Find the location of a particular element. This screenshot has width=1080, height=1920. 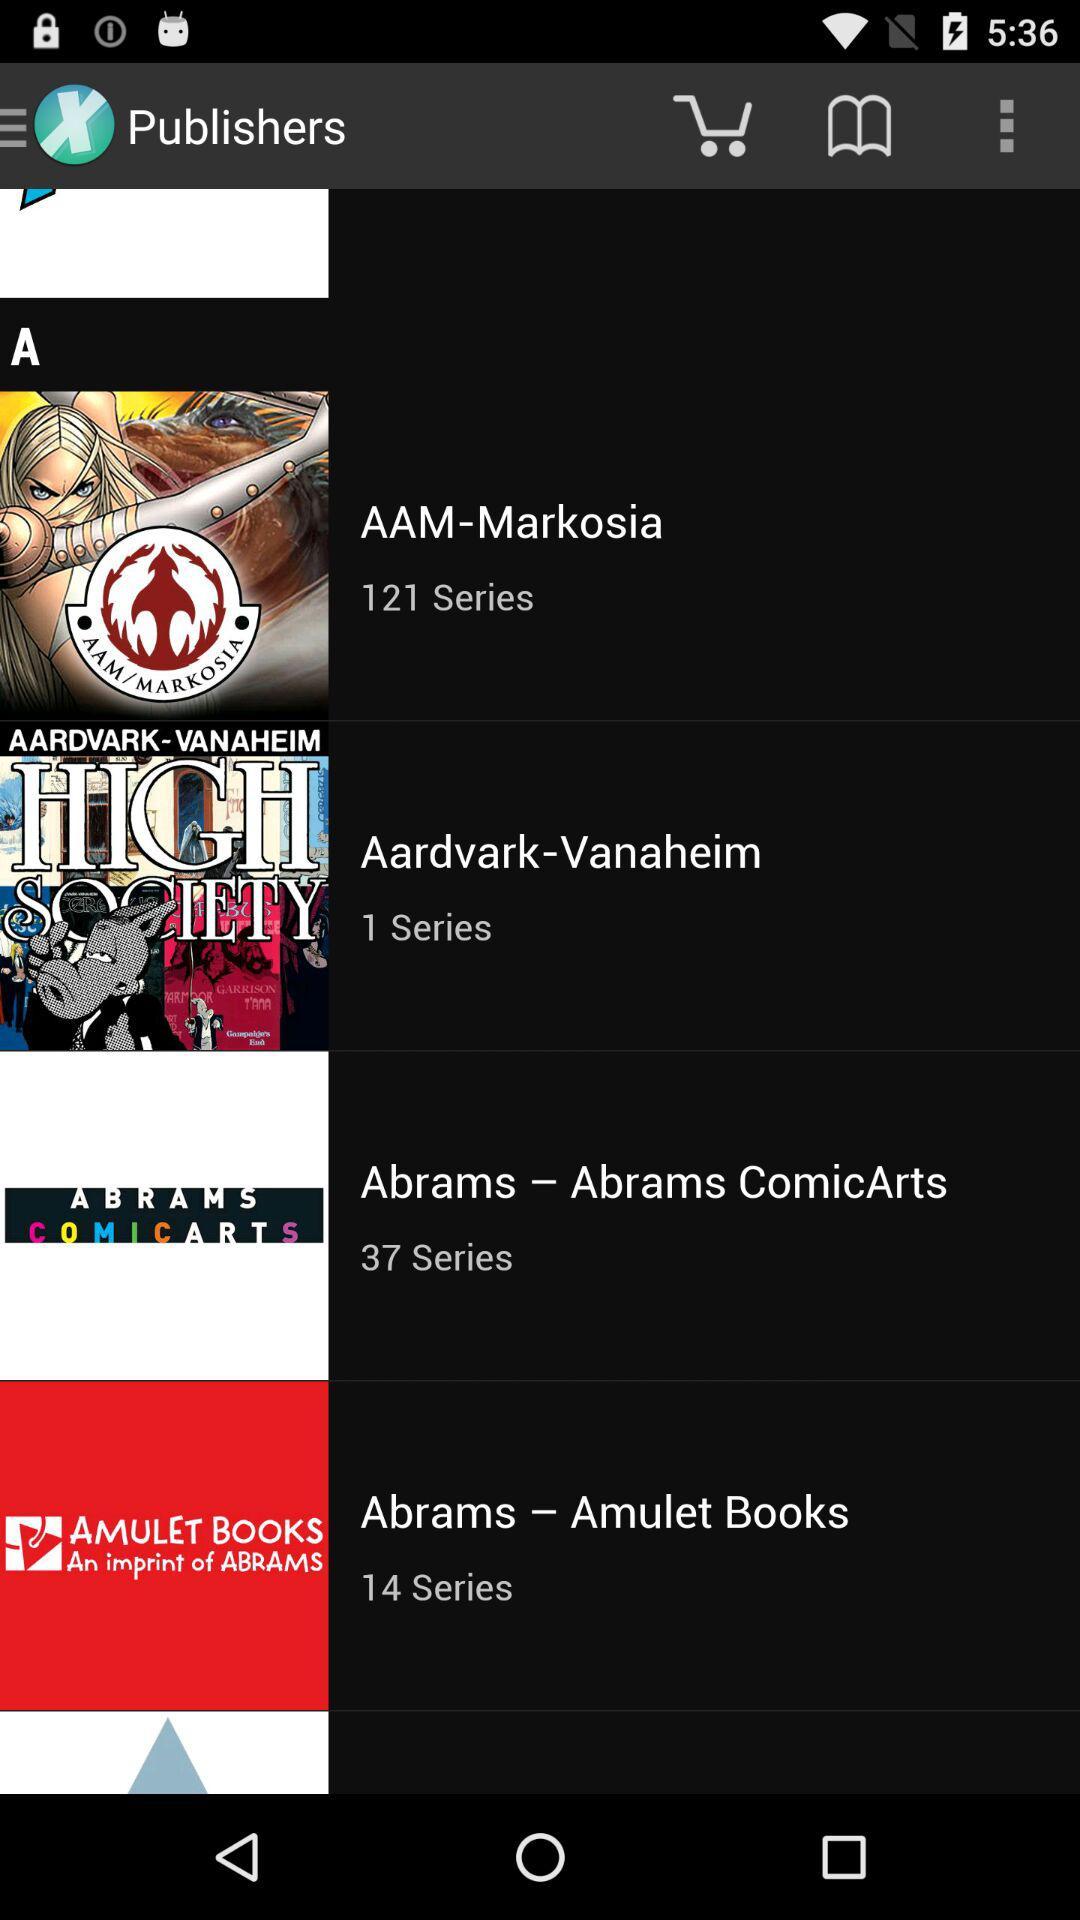

the 1 series is located at coordinates (703, 925).